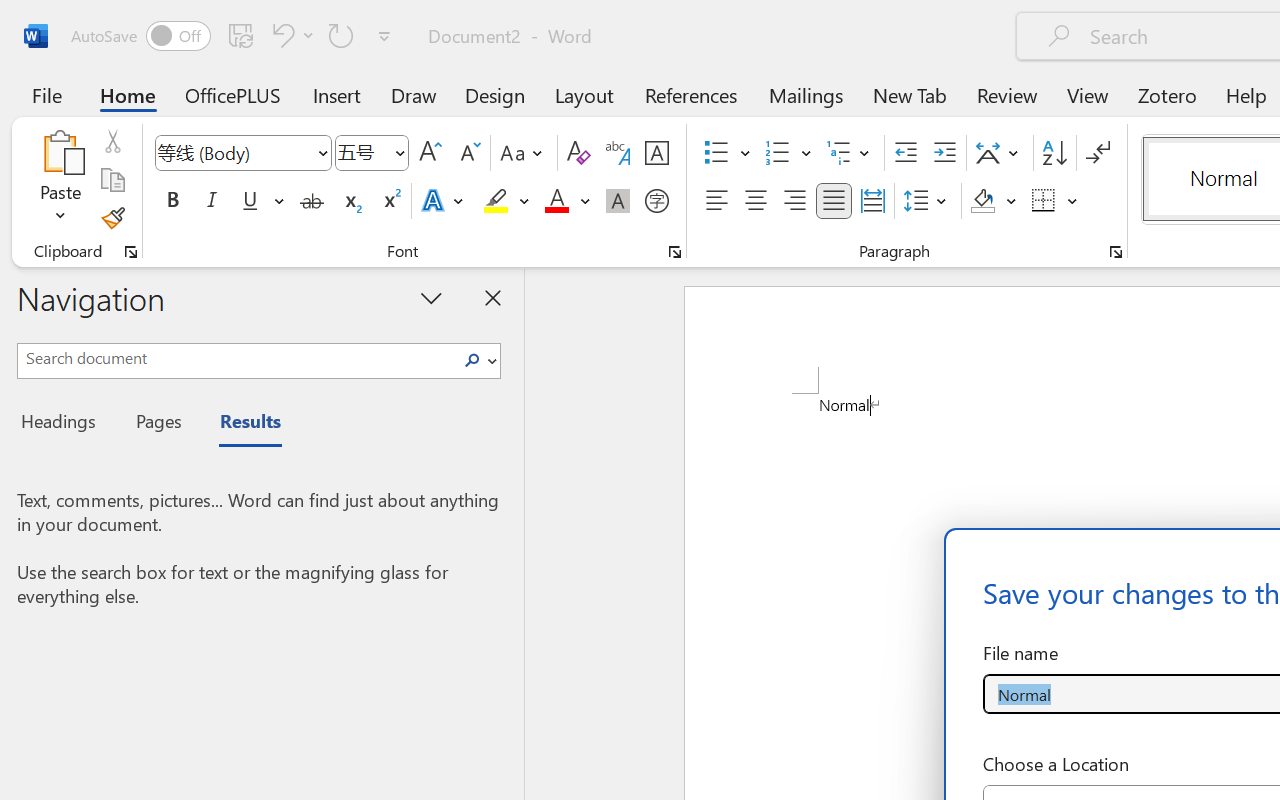  I want to click on 'Insert', so click(337, 94).